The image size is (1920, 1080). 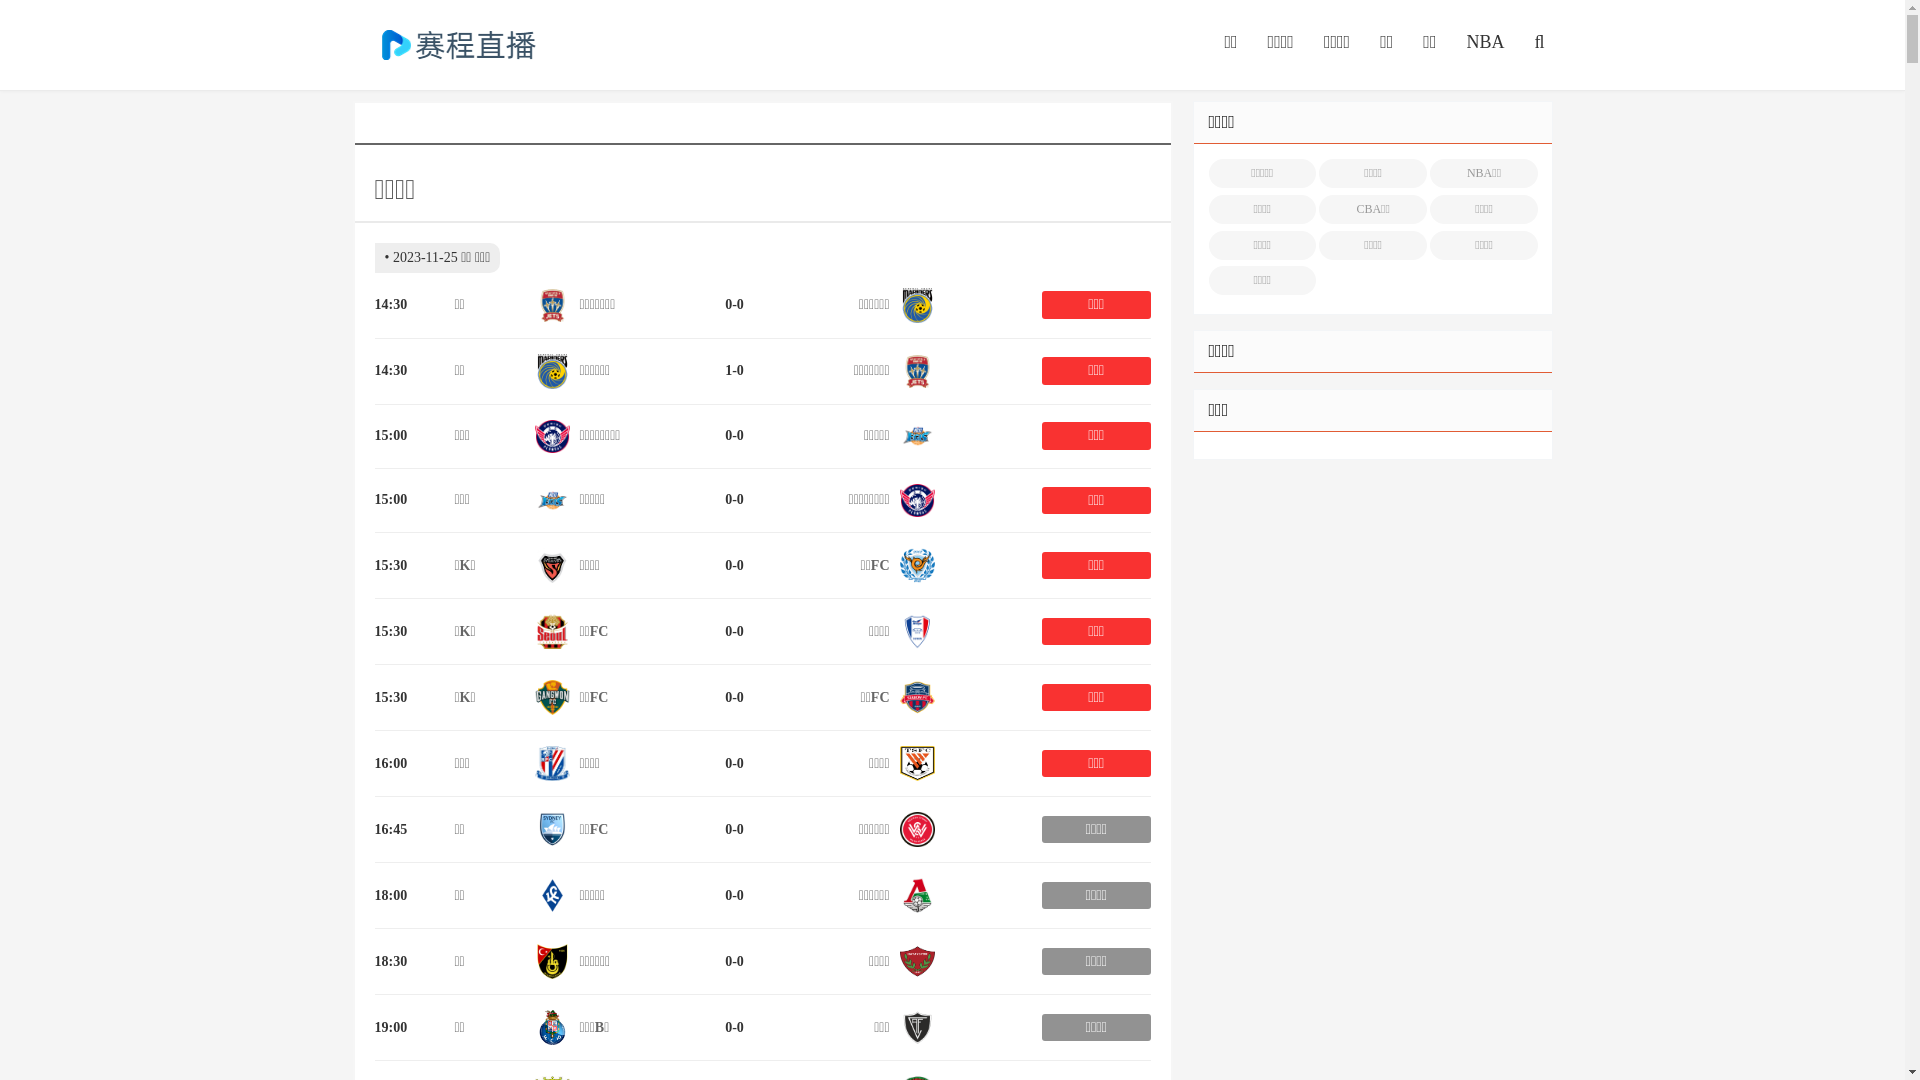 I want to click on 'NBA', so click(x=1484, y=42).